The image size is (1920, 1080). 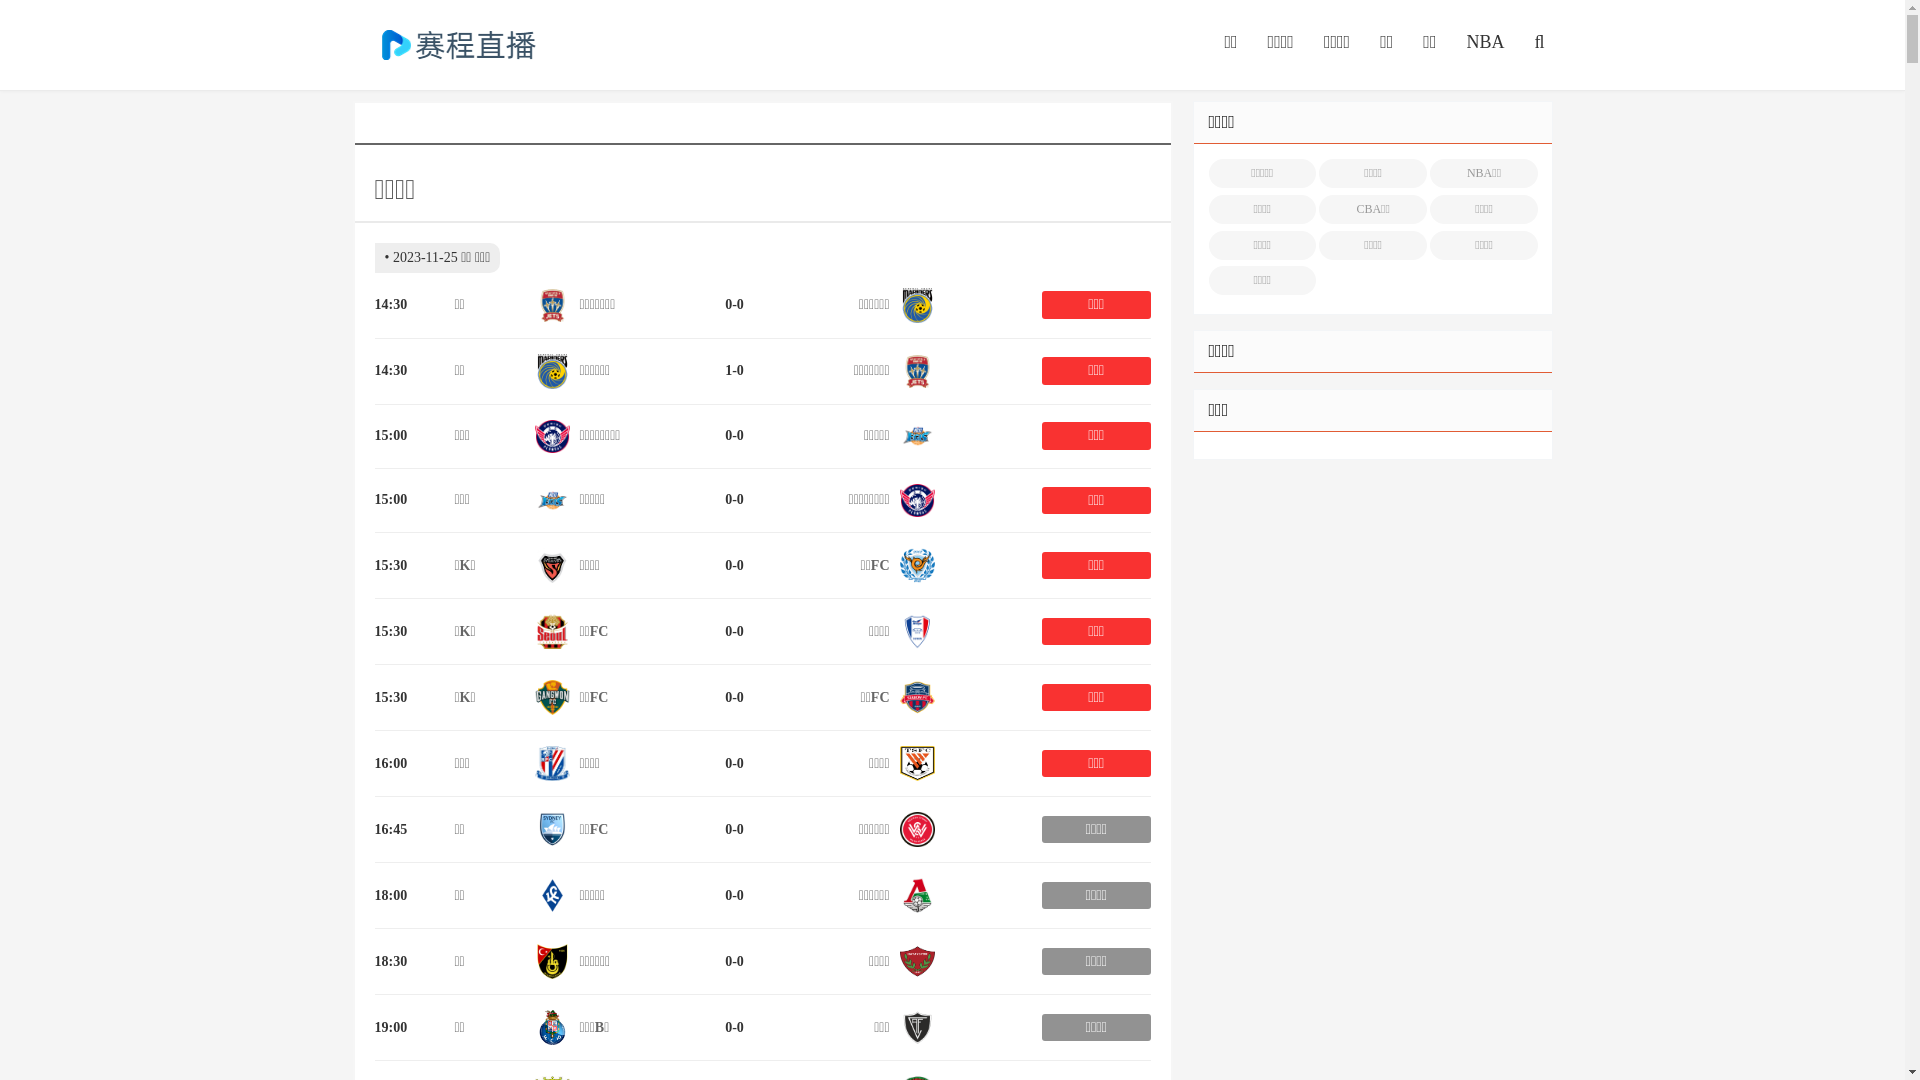 I want to click on 'NBA', so click(x=1484, y=42).